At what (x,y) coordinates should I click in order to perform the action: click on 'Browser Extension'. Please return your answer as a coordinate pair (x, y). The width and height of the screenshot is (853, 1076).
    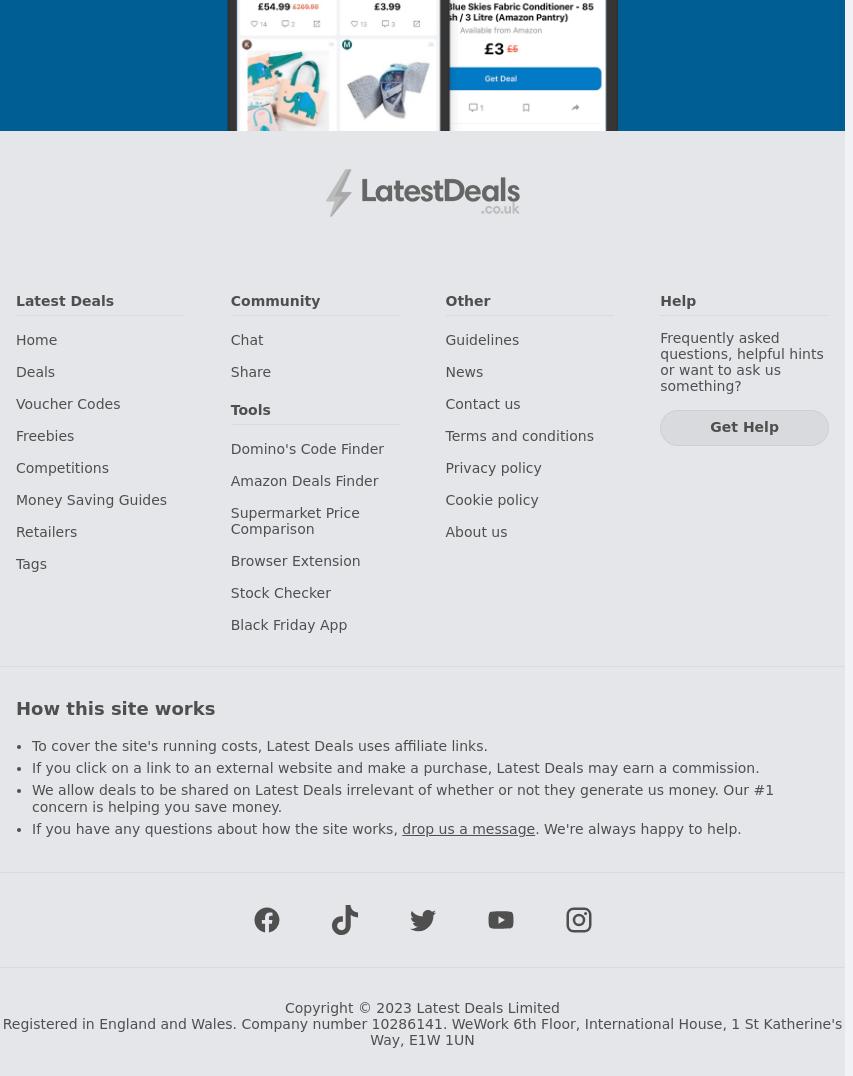
    Looking at the image, I should click on (293, 560).